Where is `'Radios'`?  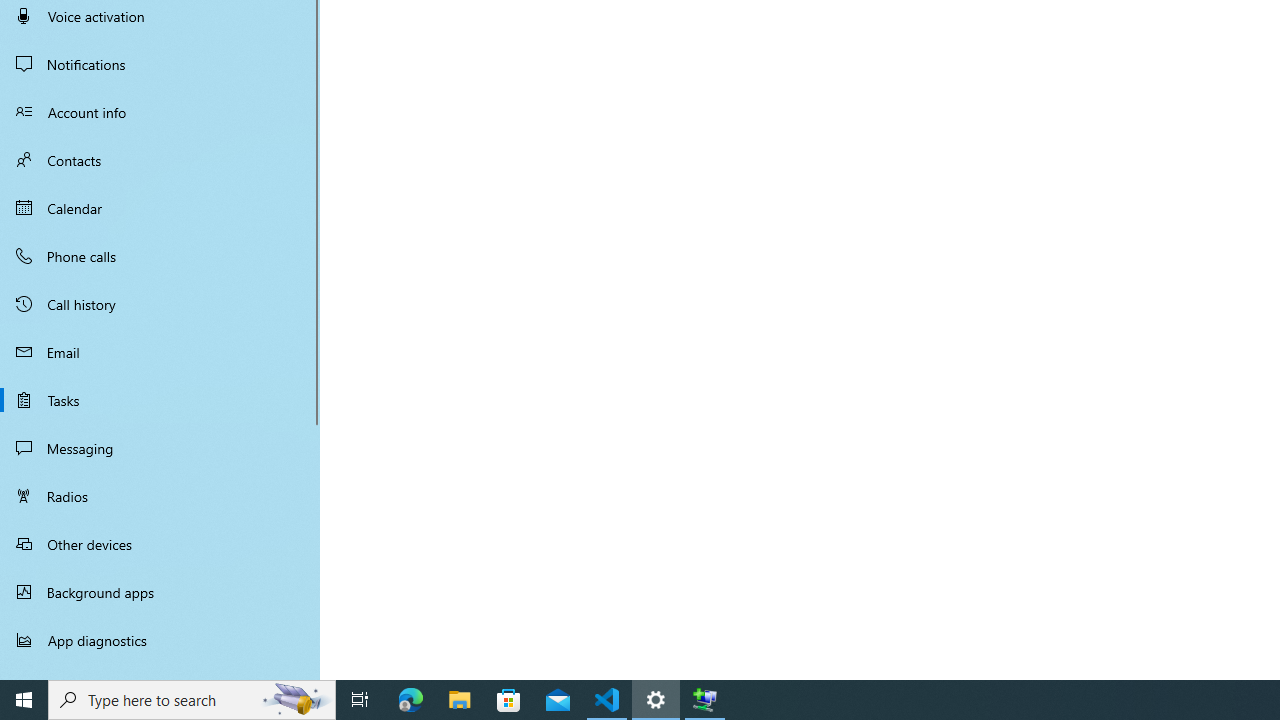
'Radios' is located at coordinates (160, 495).